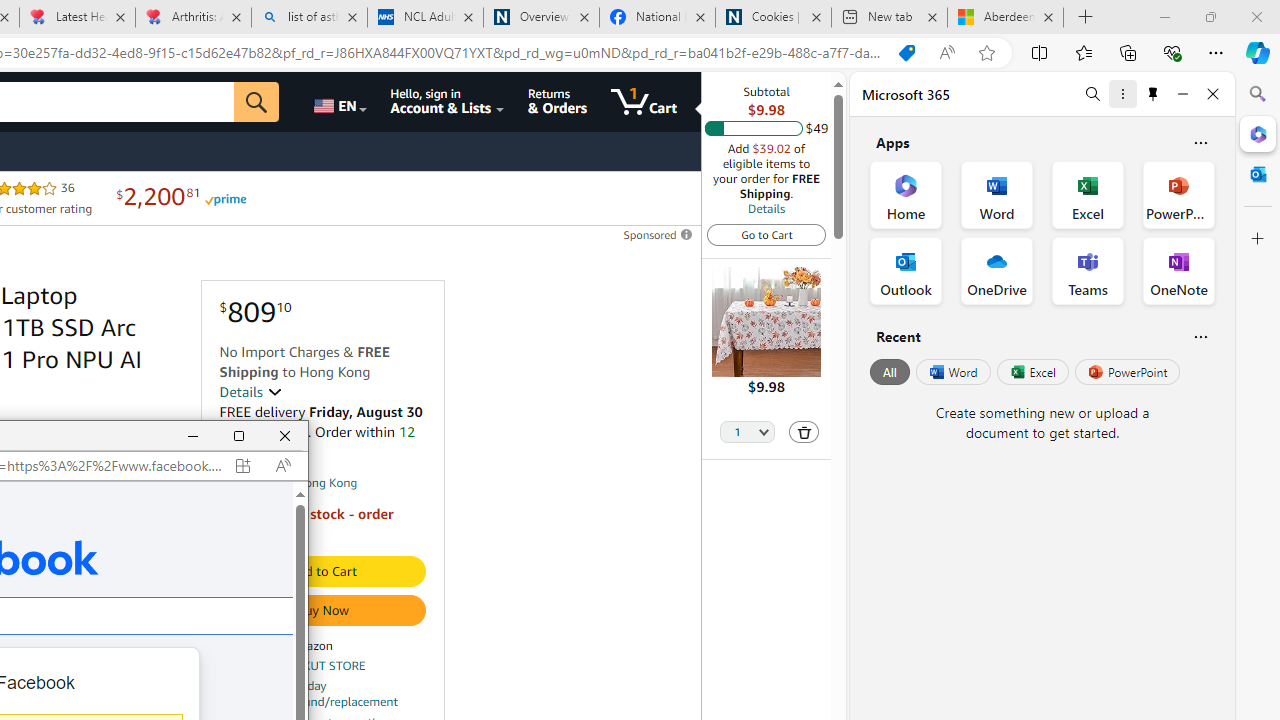 This screenshot has height=720, width=1280. What do you see at coordinates (765, 208) in the screenshot?
I see `'Details'` at bounding box center [765, 208].